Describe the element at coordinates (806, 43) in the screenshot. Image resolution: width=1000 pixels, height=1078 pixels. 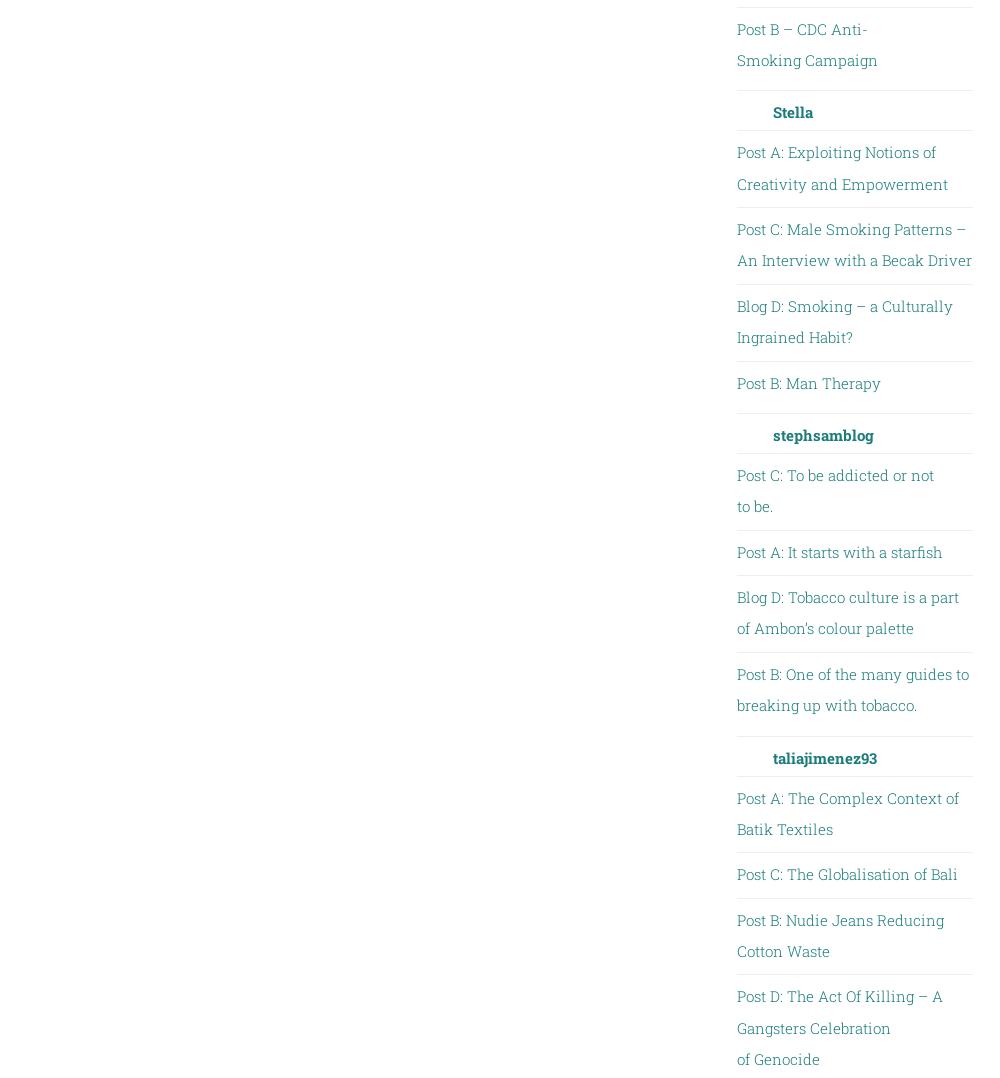
I see `'Post B – CDC Anti-Smoking Campaign'` at that location.